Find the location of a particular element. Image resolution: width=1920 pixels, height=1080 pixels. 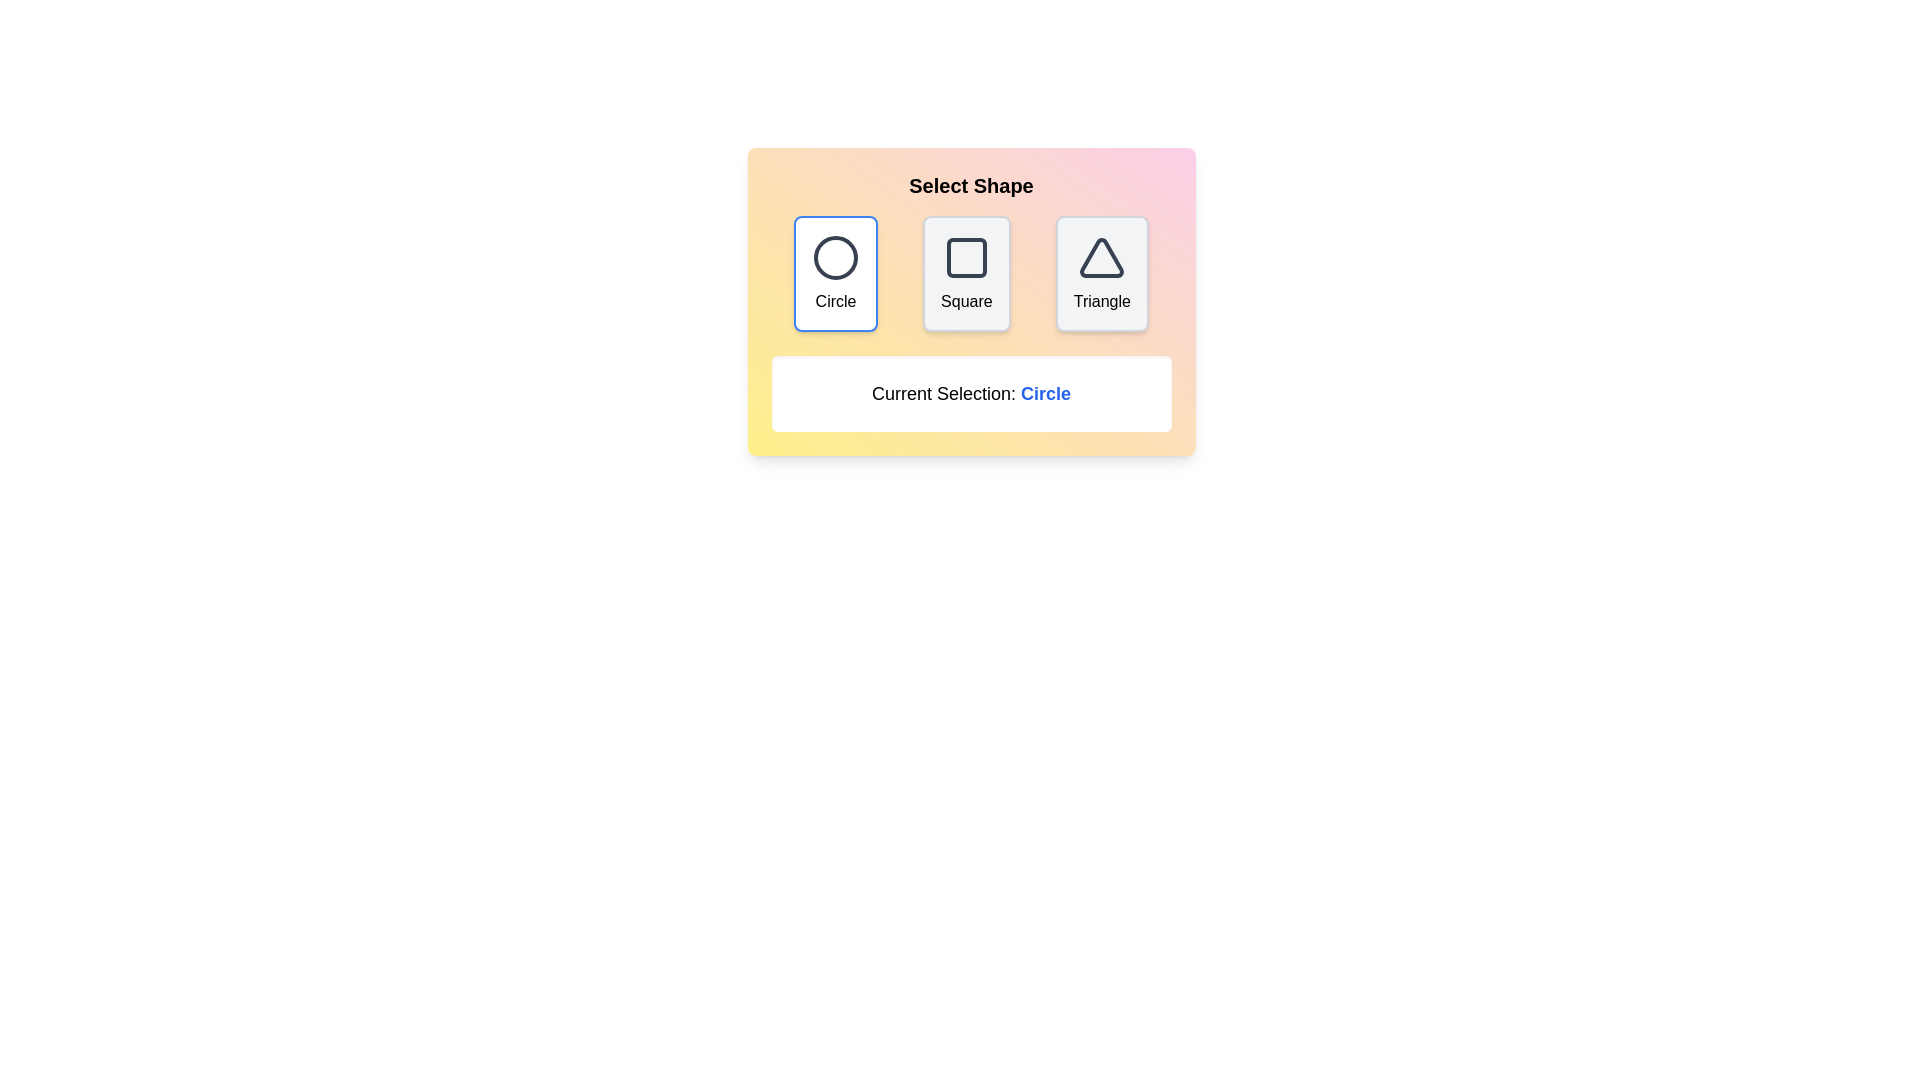

the Circle button to select the corresponding shape is located at coordinates (835, 273).